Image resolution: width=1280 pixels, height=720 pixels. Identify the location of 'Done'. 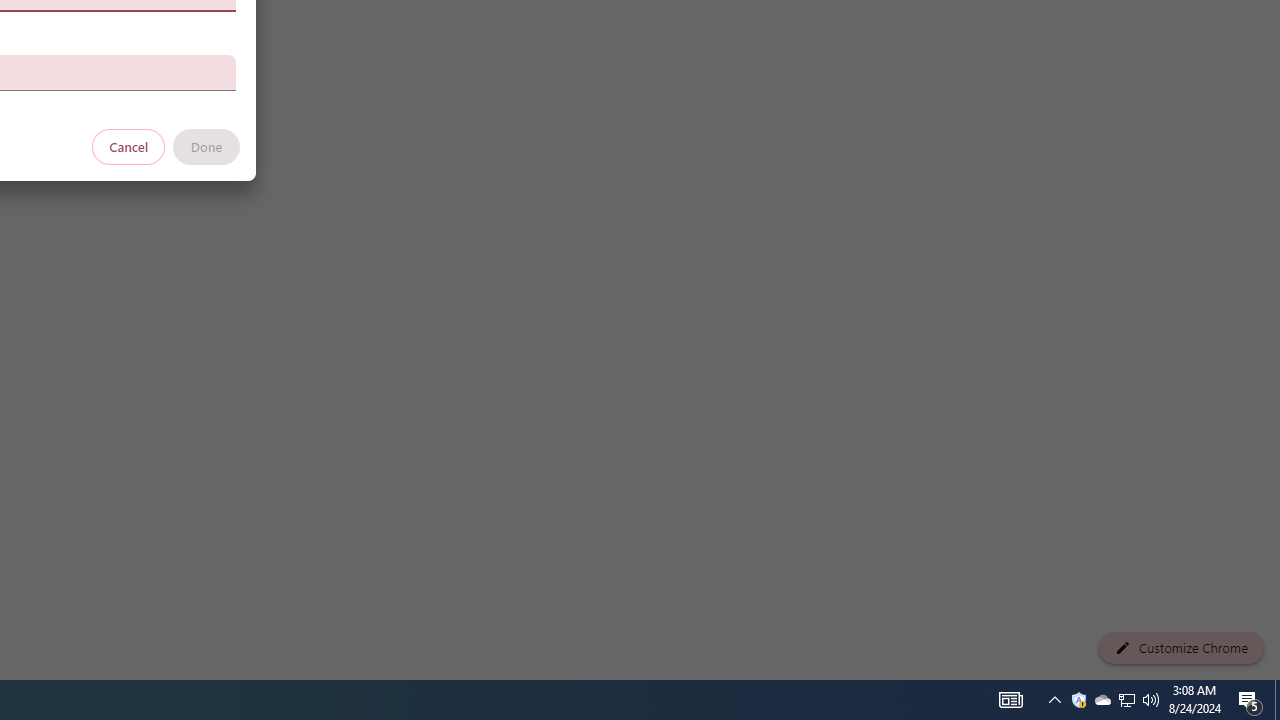
(206, 145).